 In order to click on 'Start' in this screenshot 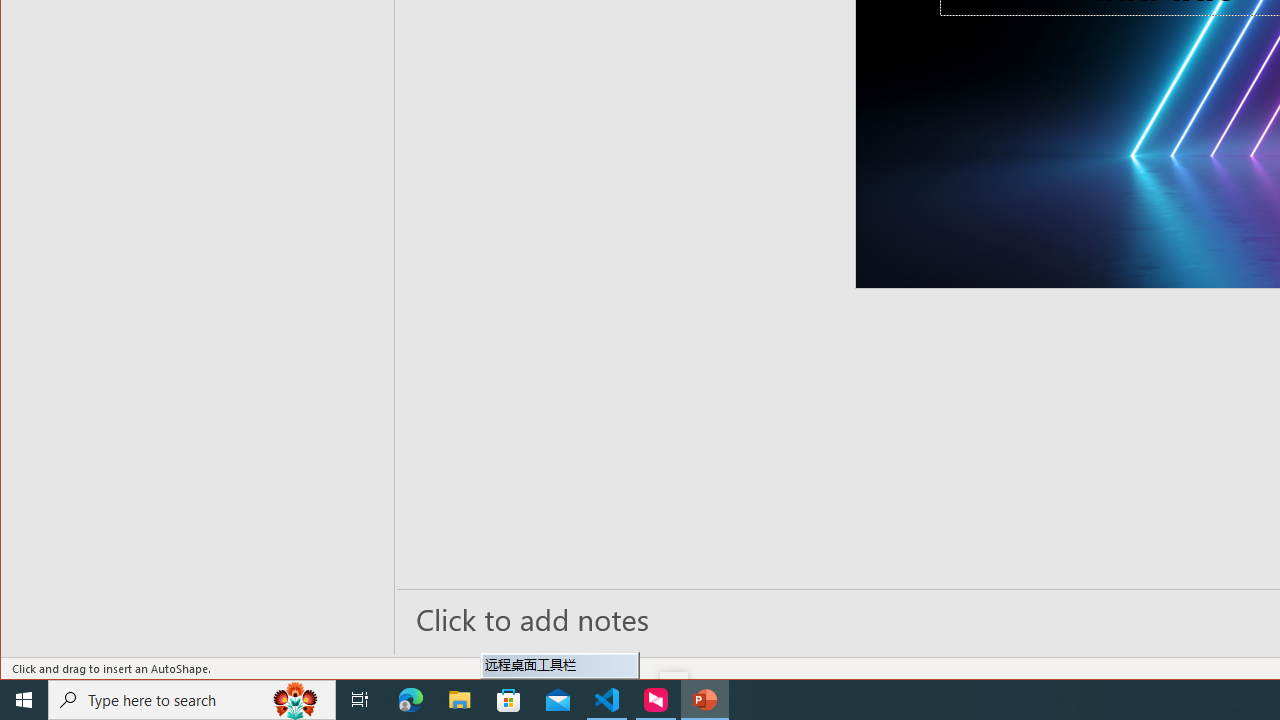, I will do `click(24, 698)`.